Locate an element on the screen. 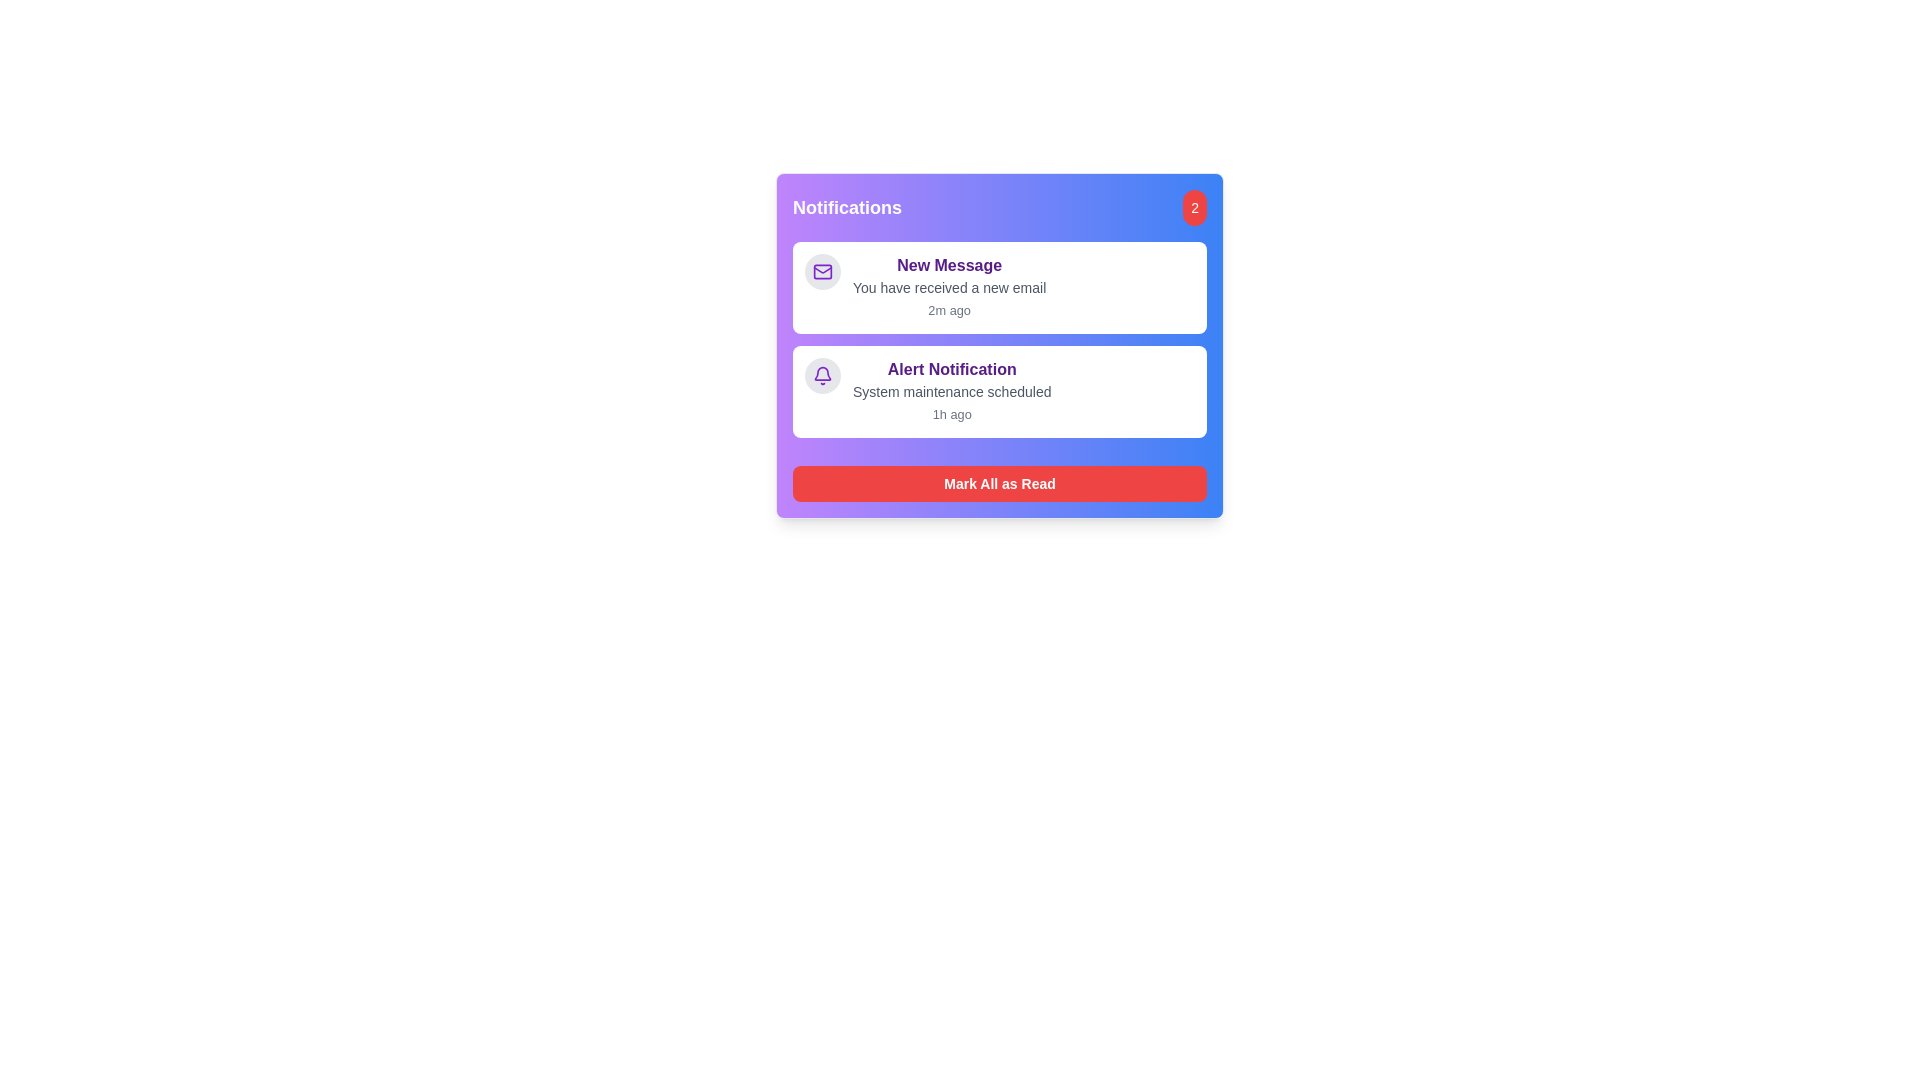  the first notification item in the notification panel, which displays a recent email with its title and brief description is located at coordinates (948, 288).